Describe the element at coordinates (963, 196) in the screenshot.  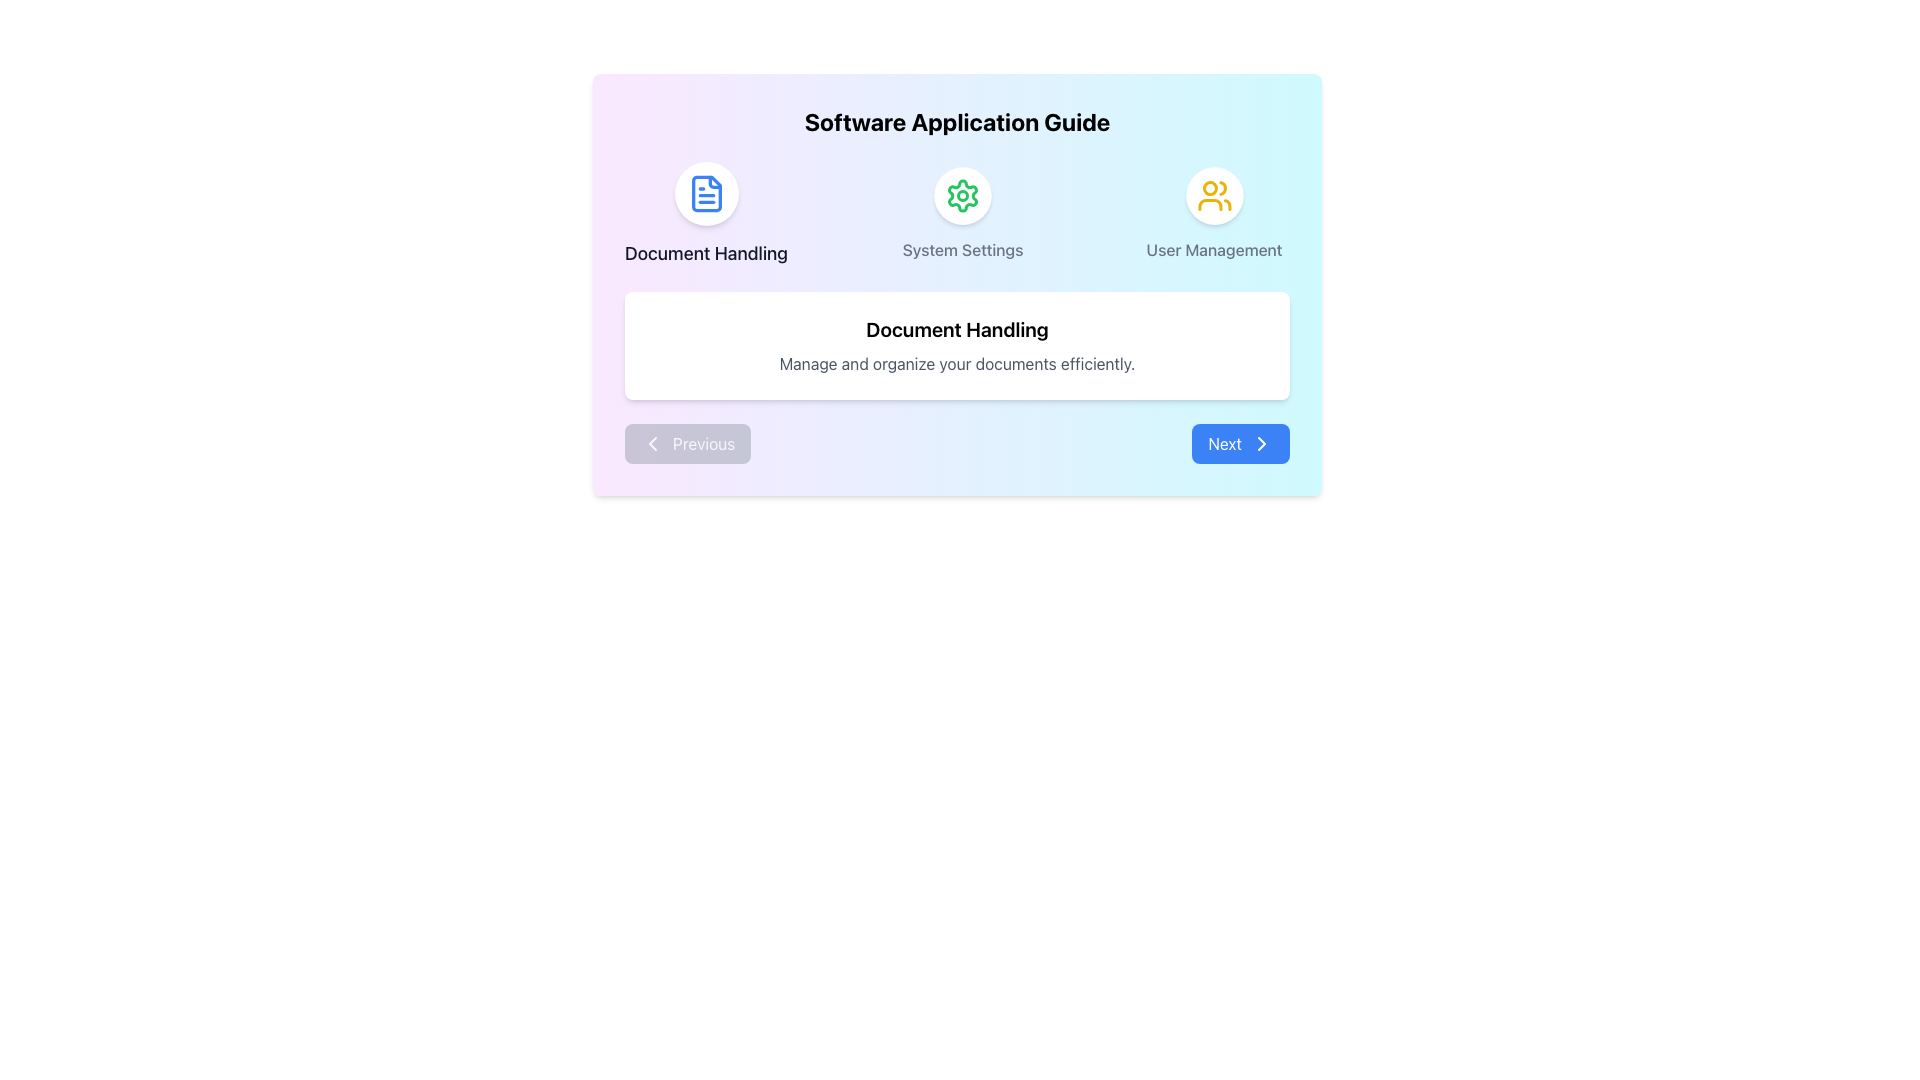
I see `the circular Icon Button with a green gear icon for keyboard navigation` at that location.